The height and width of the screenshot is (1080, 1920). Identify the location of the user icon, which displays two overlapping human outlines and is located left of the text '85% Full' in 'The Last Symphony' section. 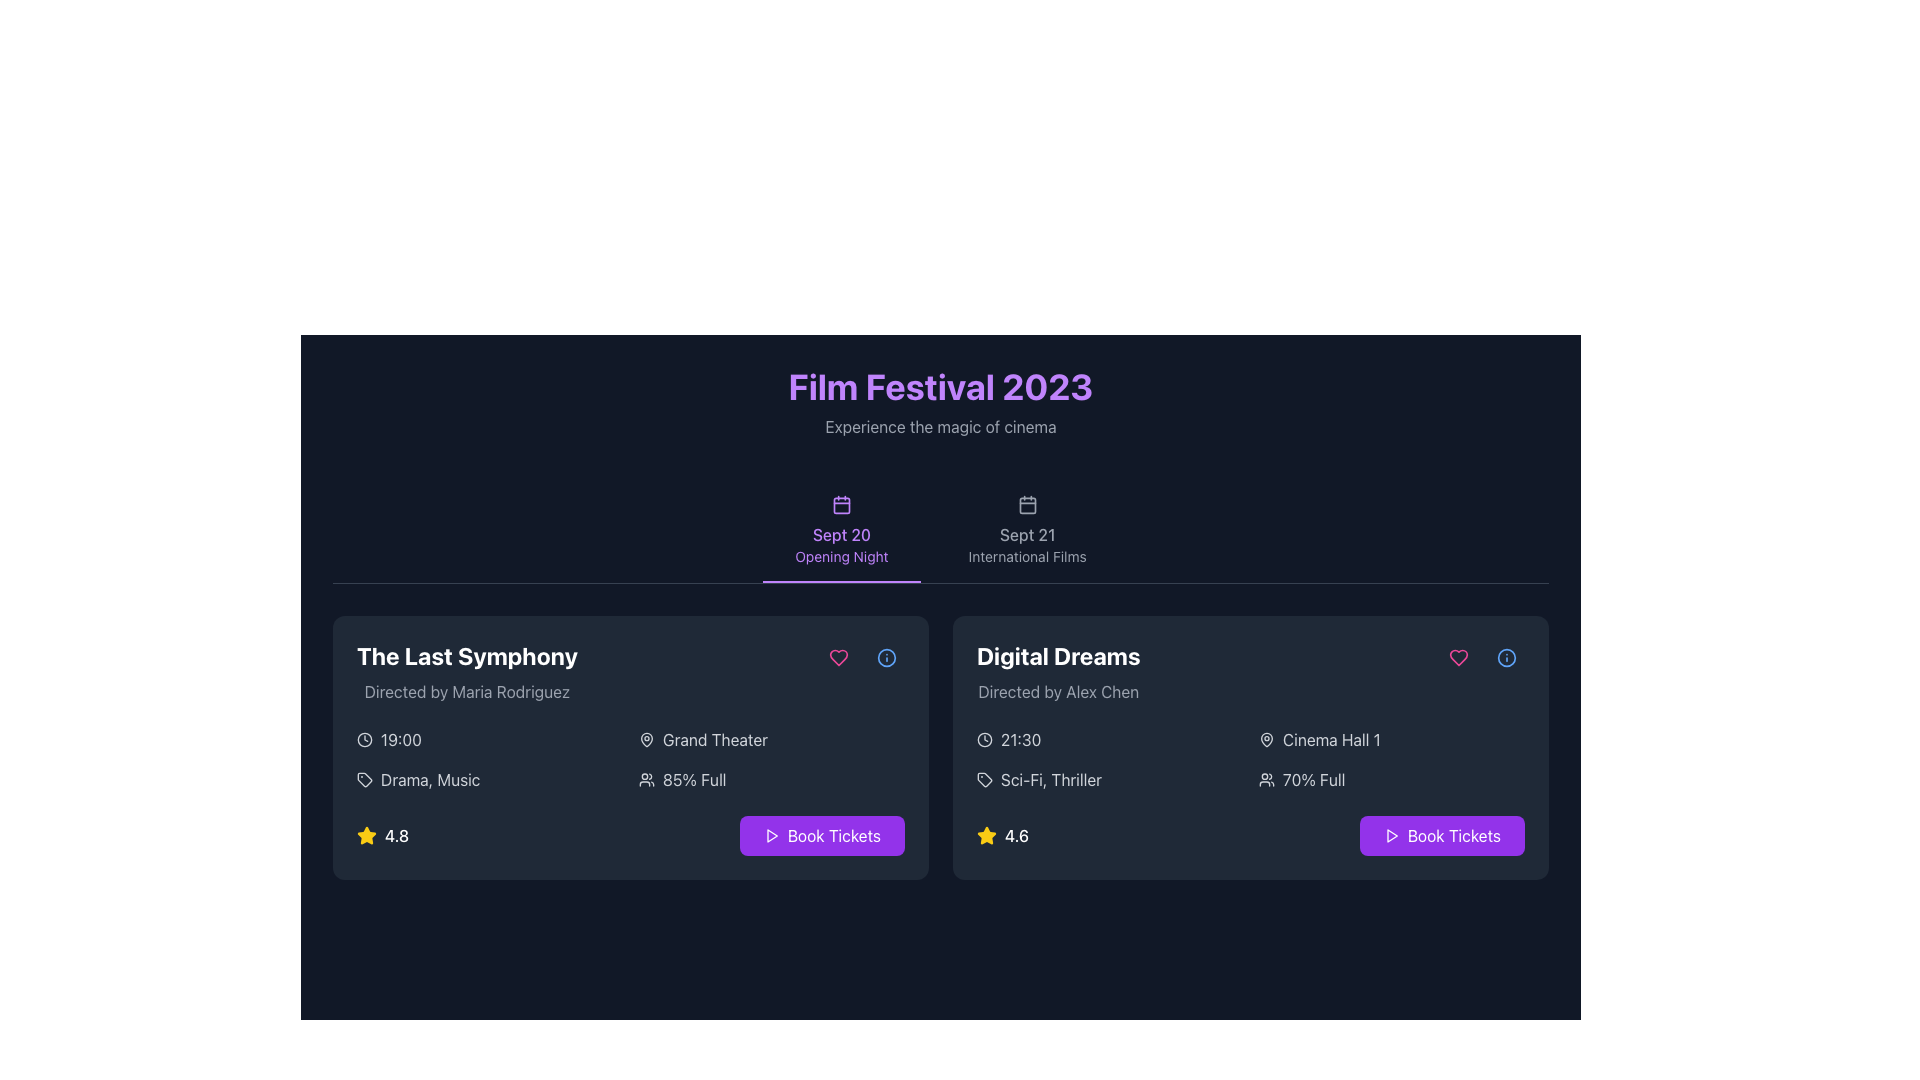
(647, 778).